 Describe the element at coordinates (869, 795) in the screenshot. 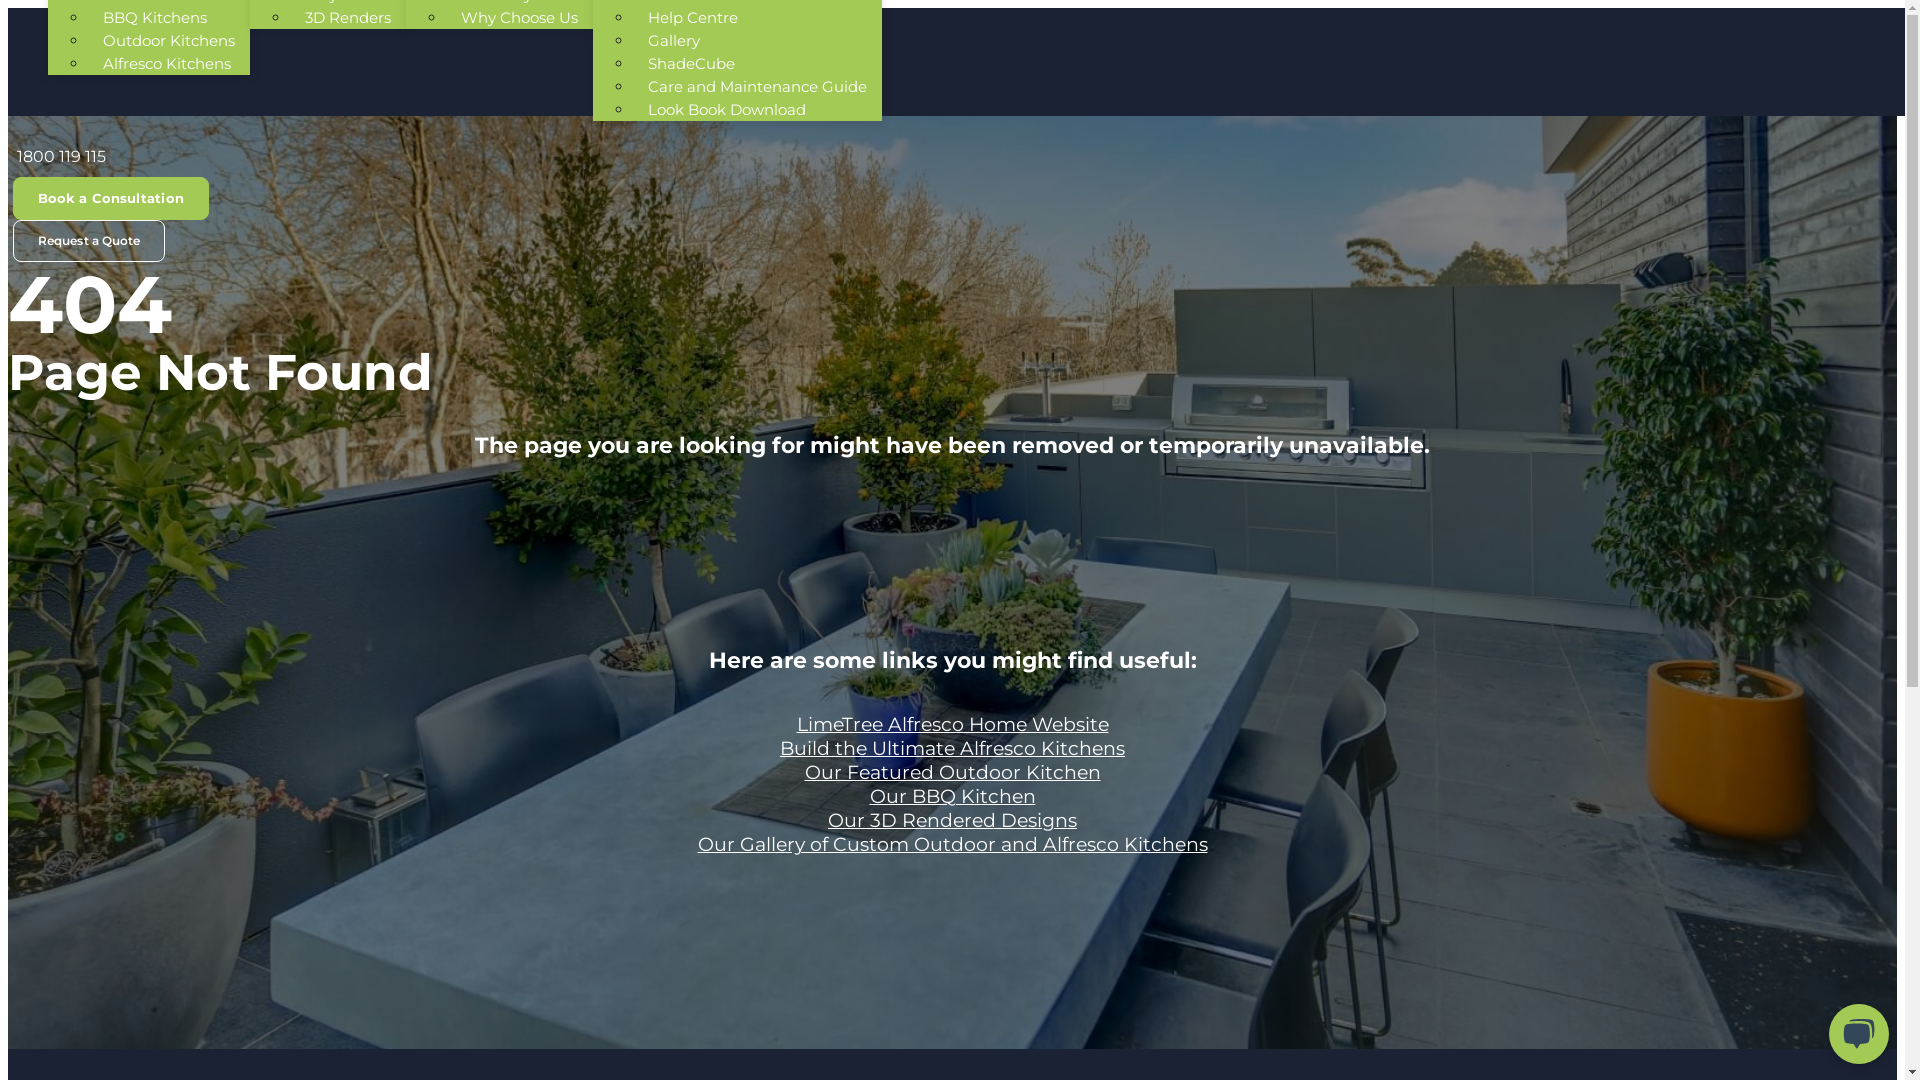

I see `'Our BBQ Kitchen'` at that location.